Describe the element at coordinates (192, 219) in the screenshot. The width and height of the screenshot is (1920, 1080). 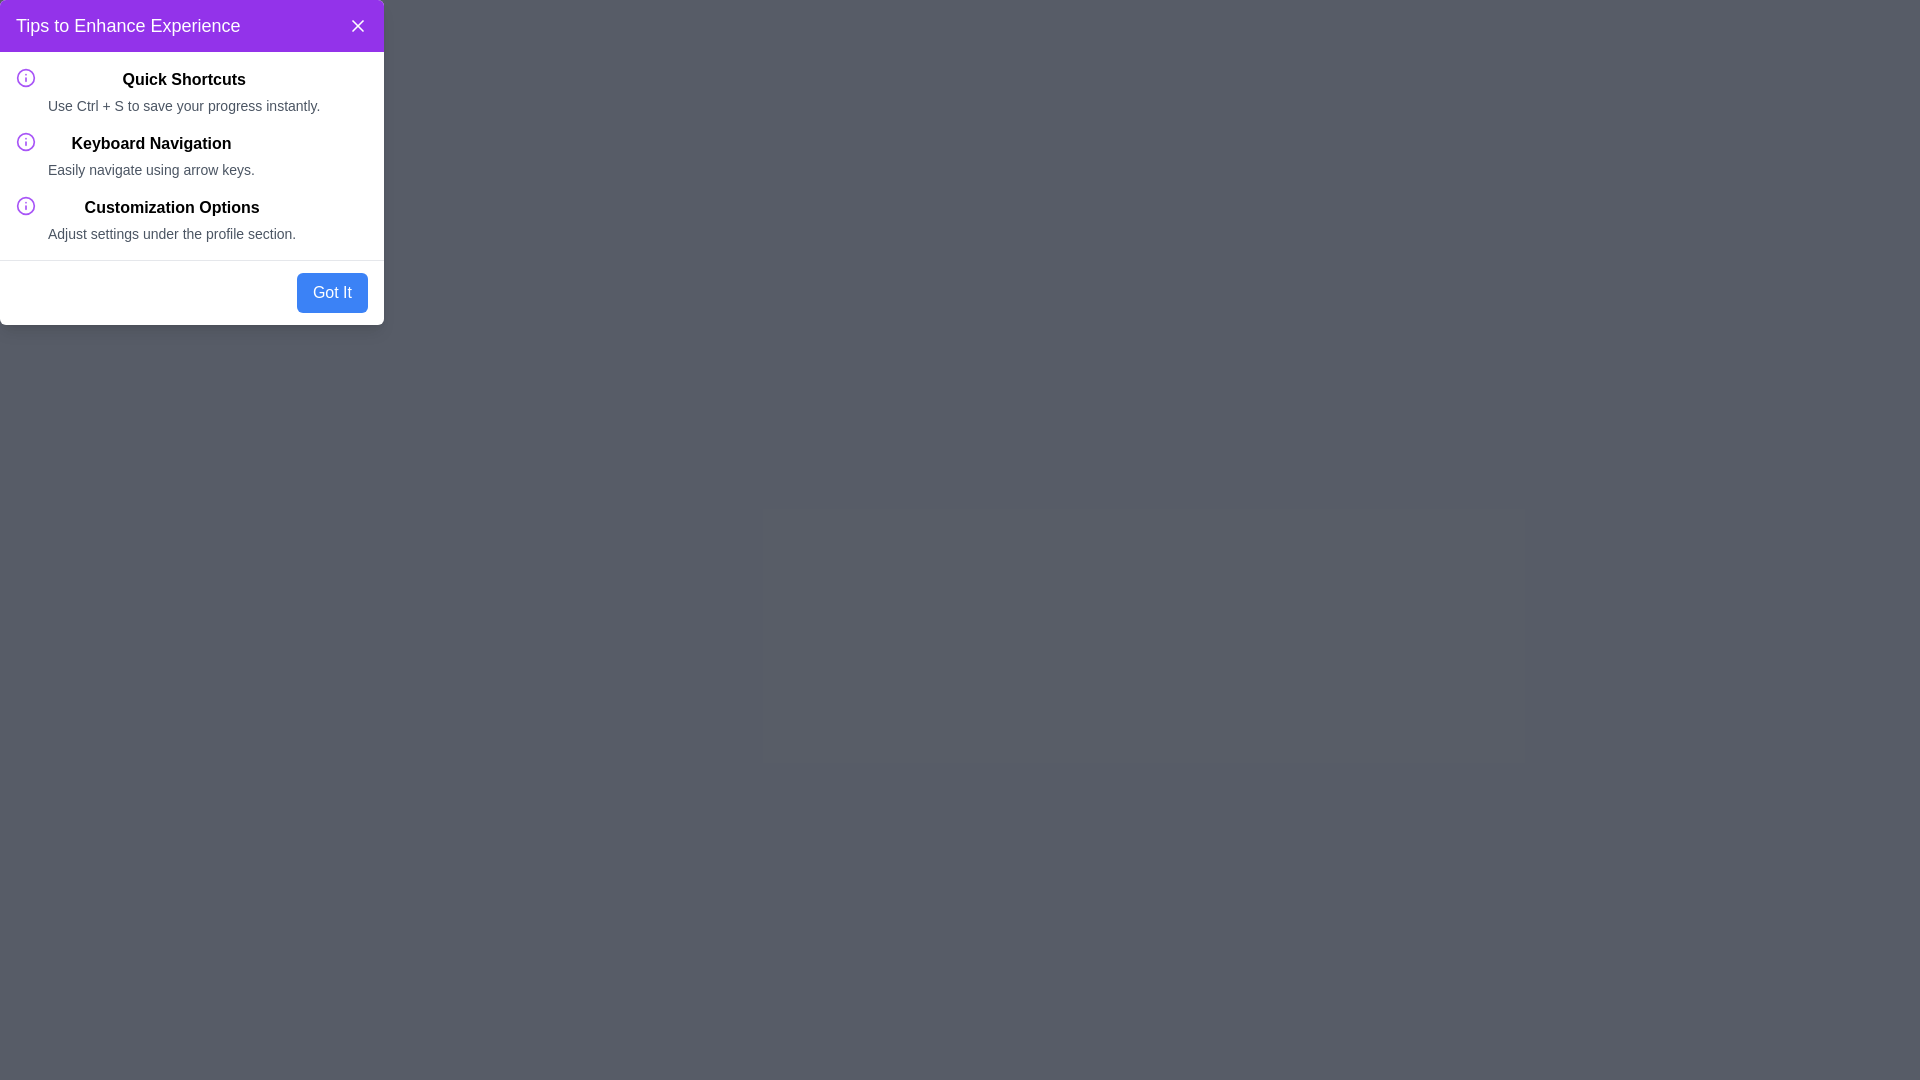
I see `information block titled 'Customization Options' which provides the description 'Adjust settings under the profile section.'` at that location.